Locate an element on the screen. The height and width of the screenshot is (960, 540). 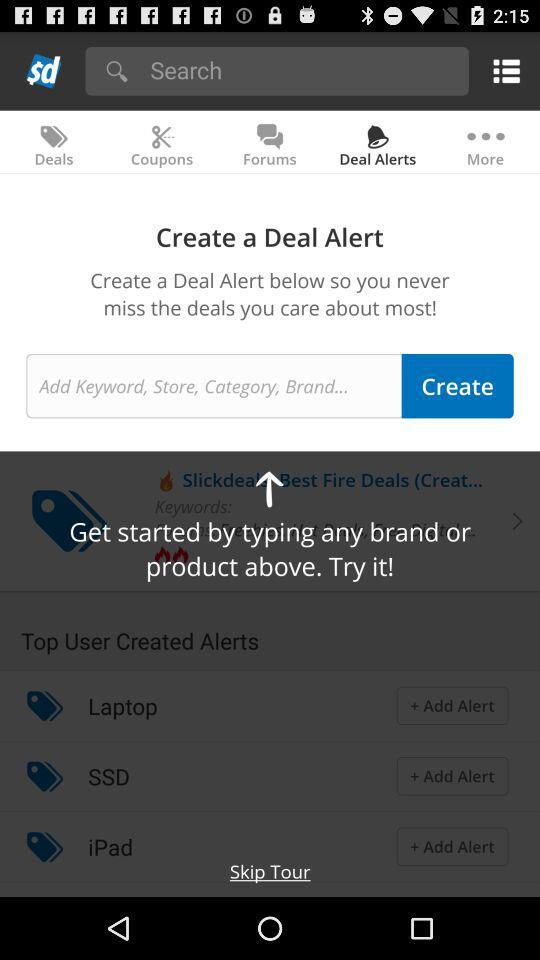
the top user created icon is located at coordinates (270, 630).